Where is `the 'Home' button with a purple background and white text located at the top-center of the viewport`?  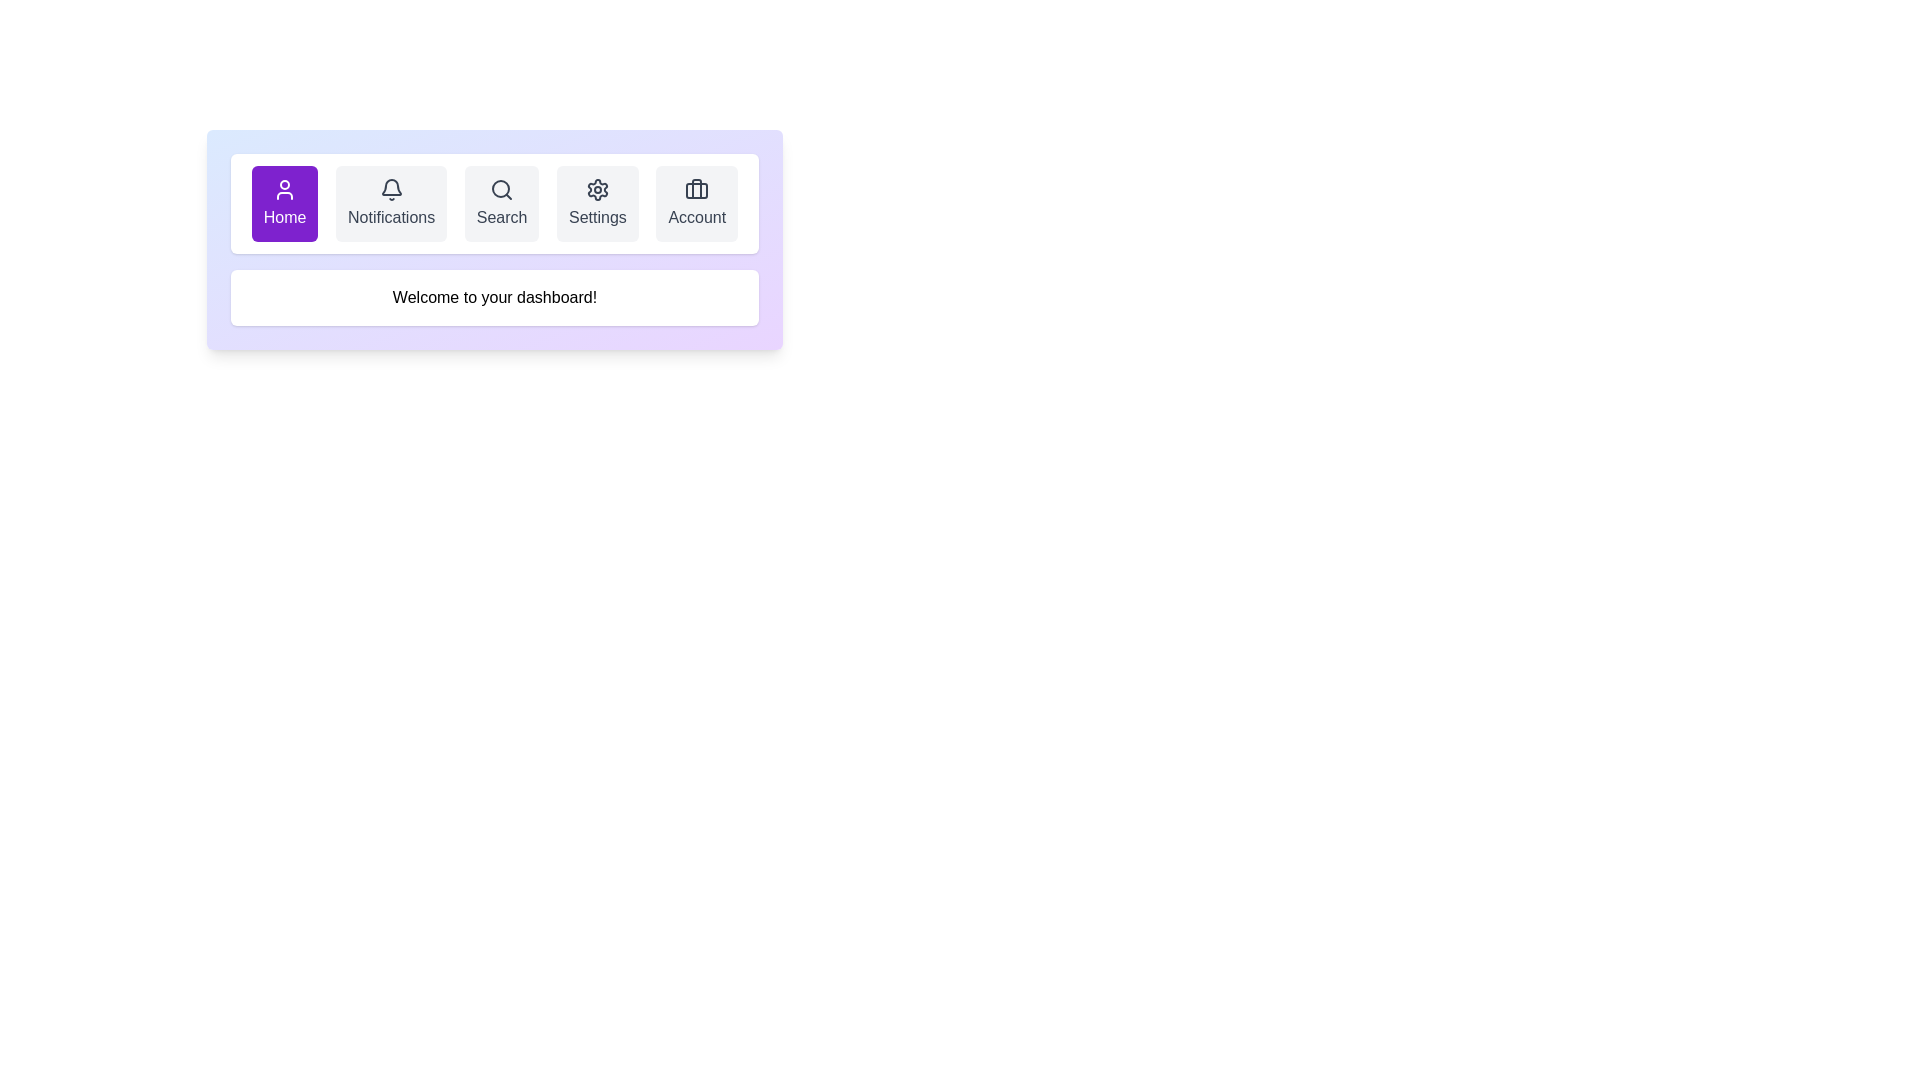 the 'Home' button with a purple background and white text located at the top-center of the viewport is located at coordinates (284, 204).